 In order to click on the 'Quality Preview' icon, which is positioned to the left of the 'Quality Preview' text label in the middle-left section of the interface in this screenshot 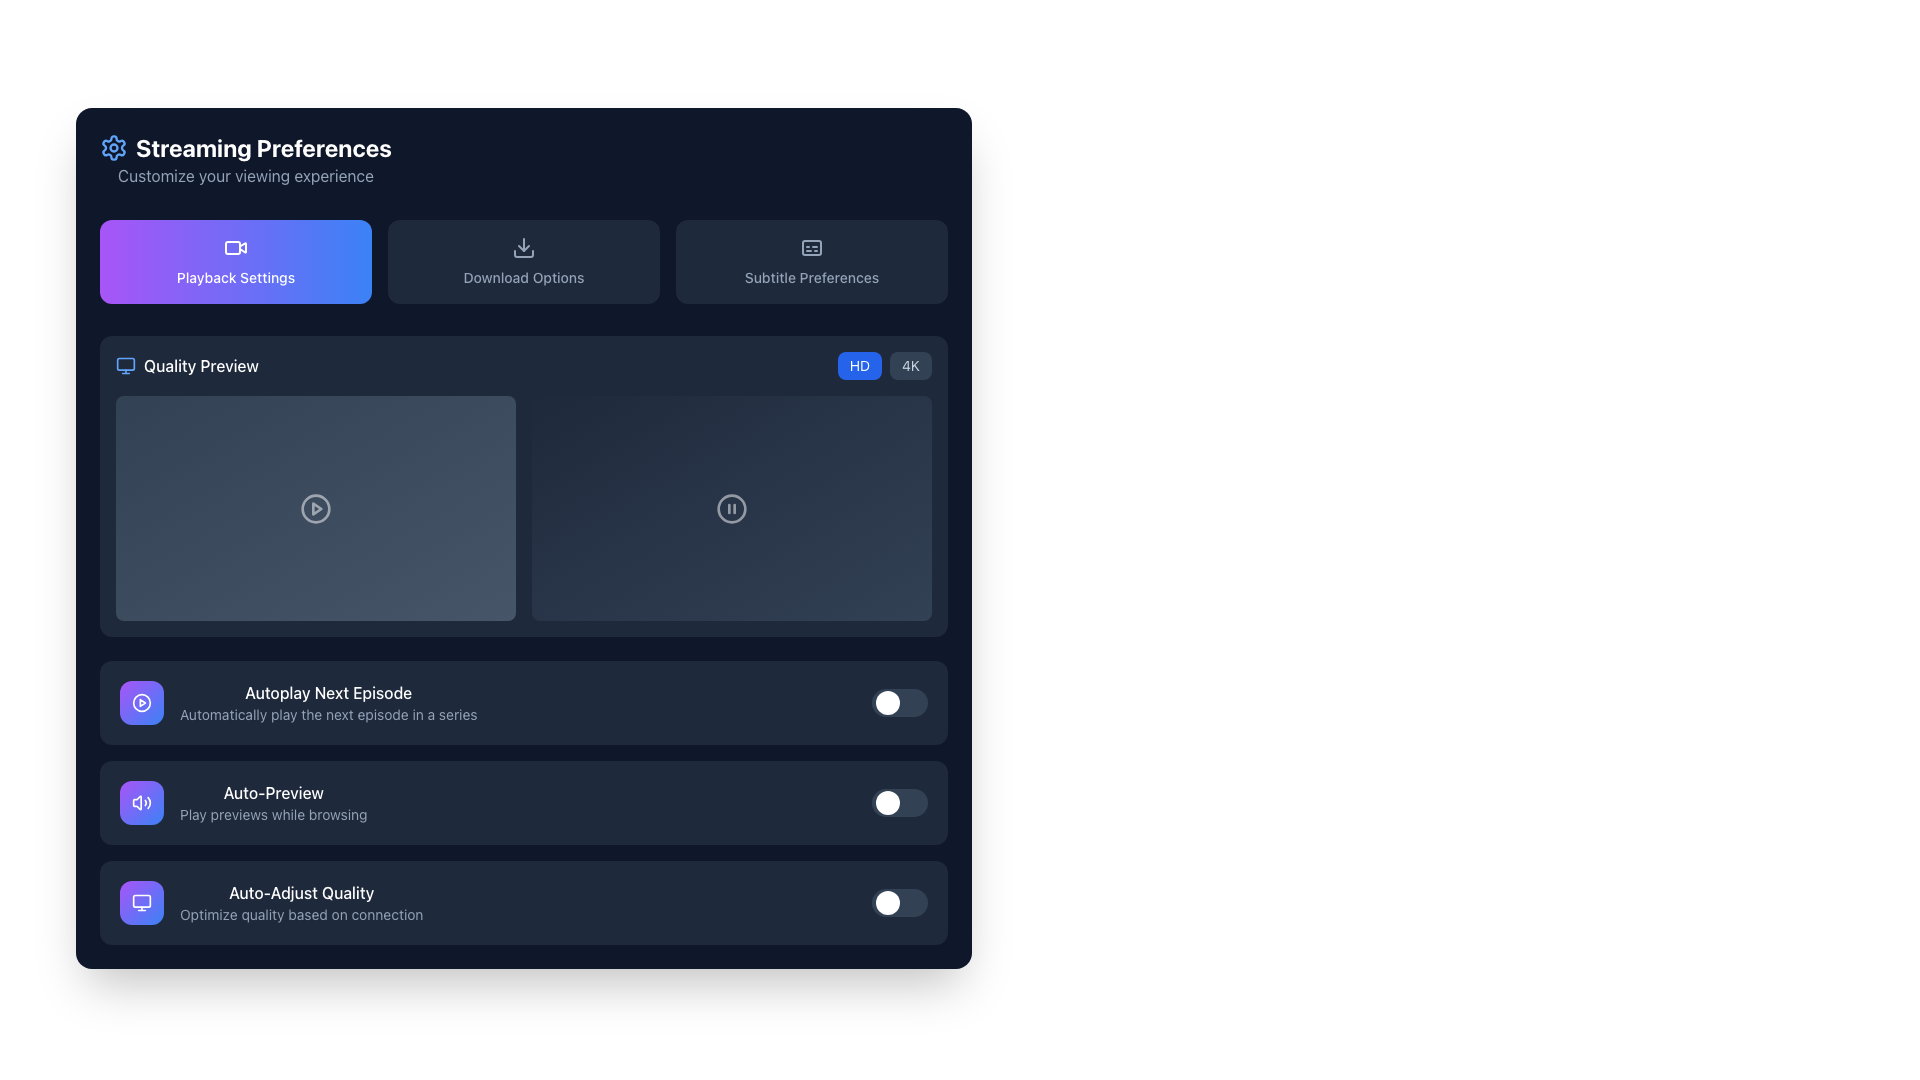, I will do `click(124, 366)`.